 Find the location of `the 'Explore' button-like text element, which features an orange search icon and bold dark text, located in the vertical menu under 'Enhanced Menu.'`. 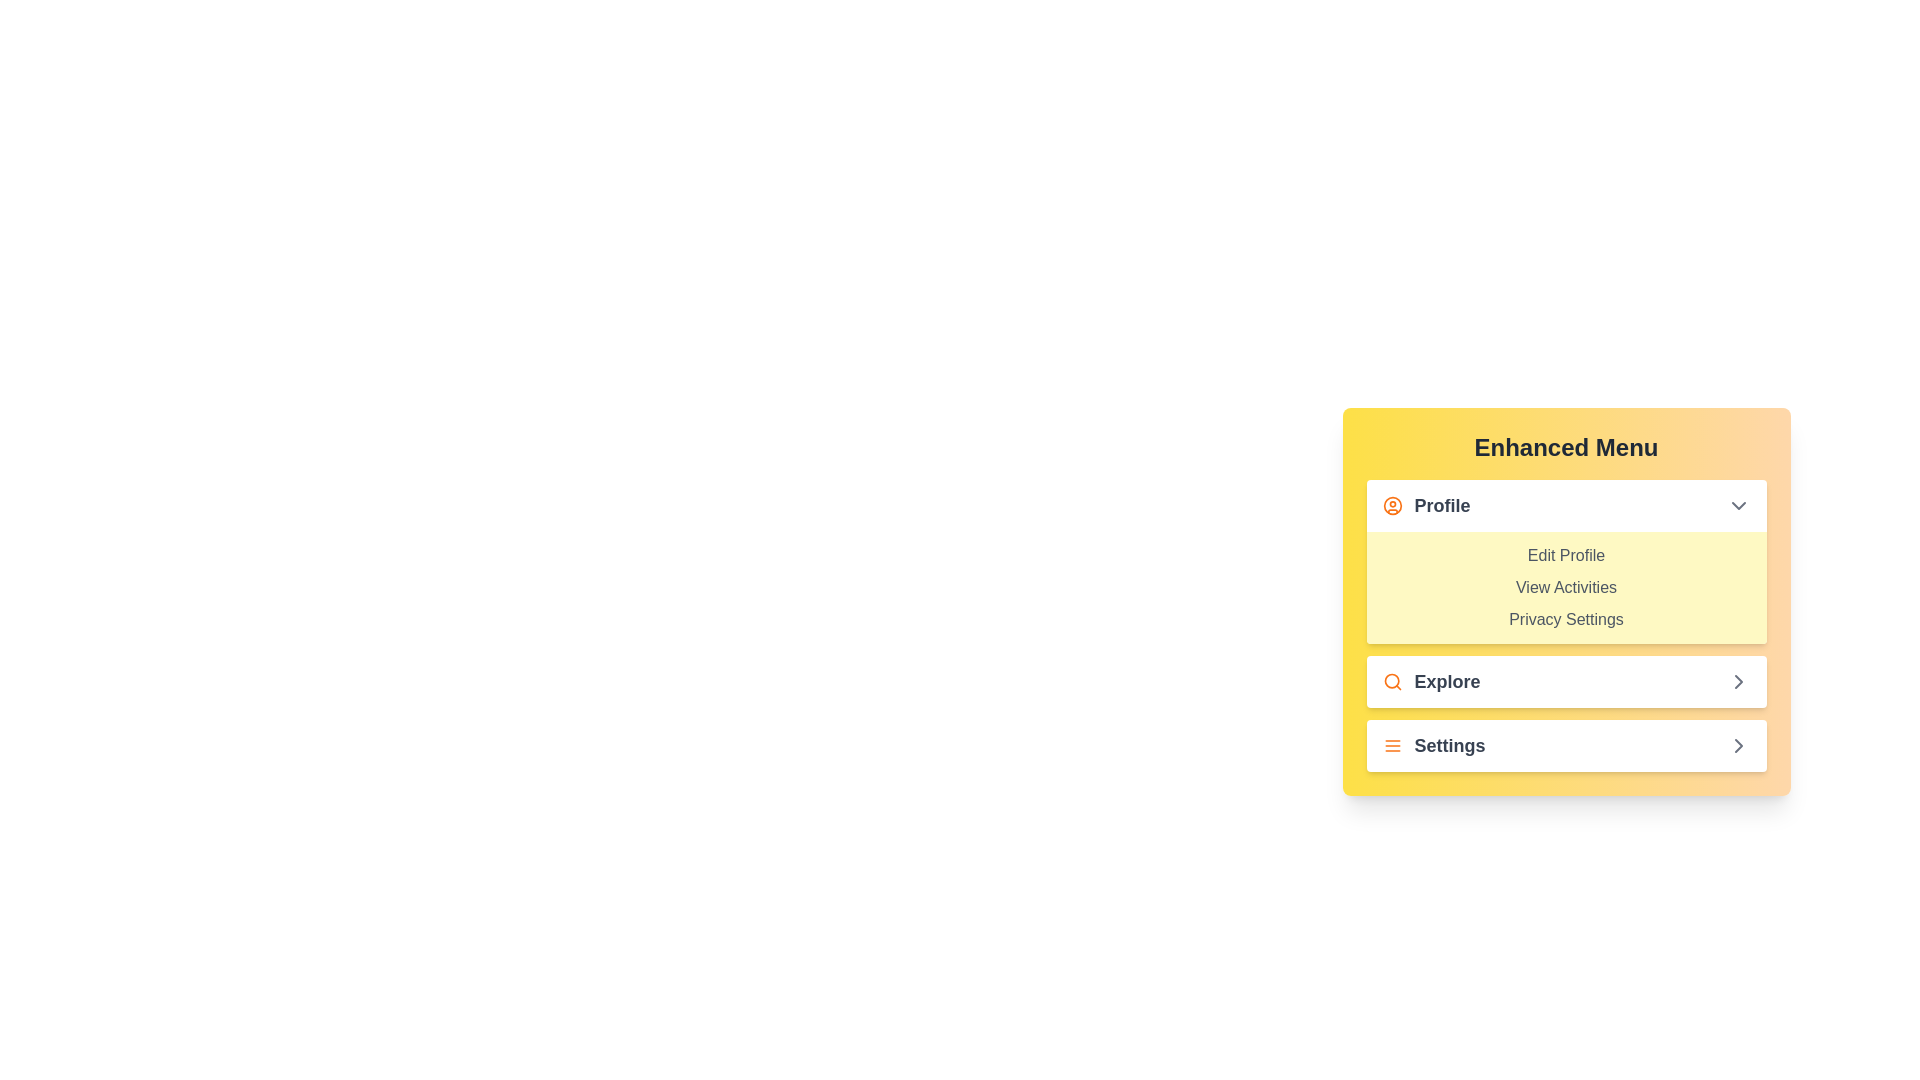

the 'Explore' button-like text element, which features an orange search icon and bold dark text, located in the vertical menu under 'Enhanced Menu.' is located at coordinates (1430, 681).